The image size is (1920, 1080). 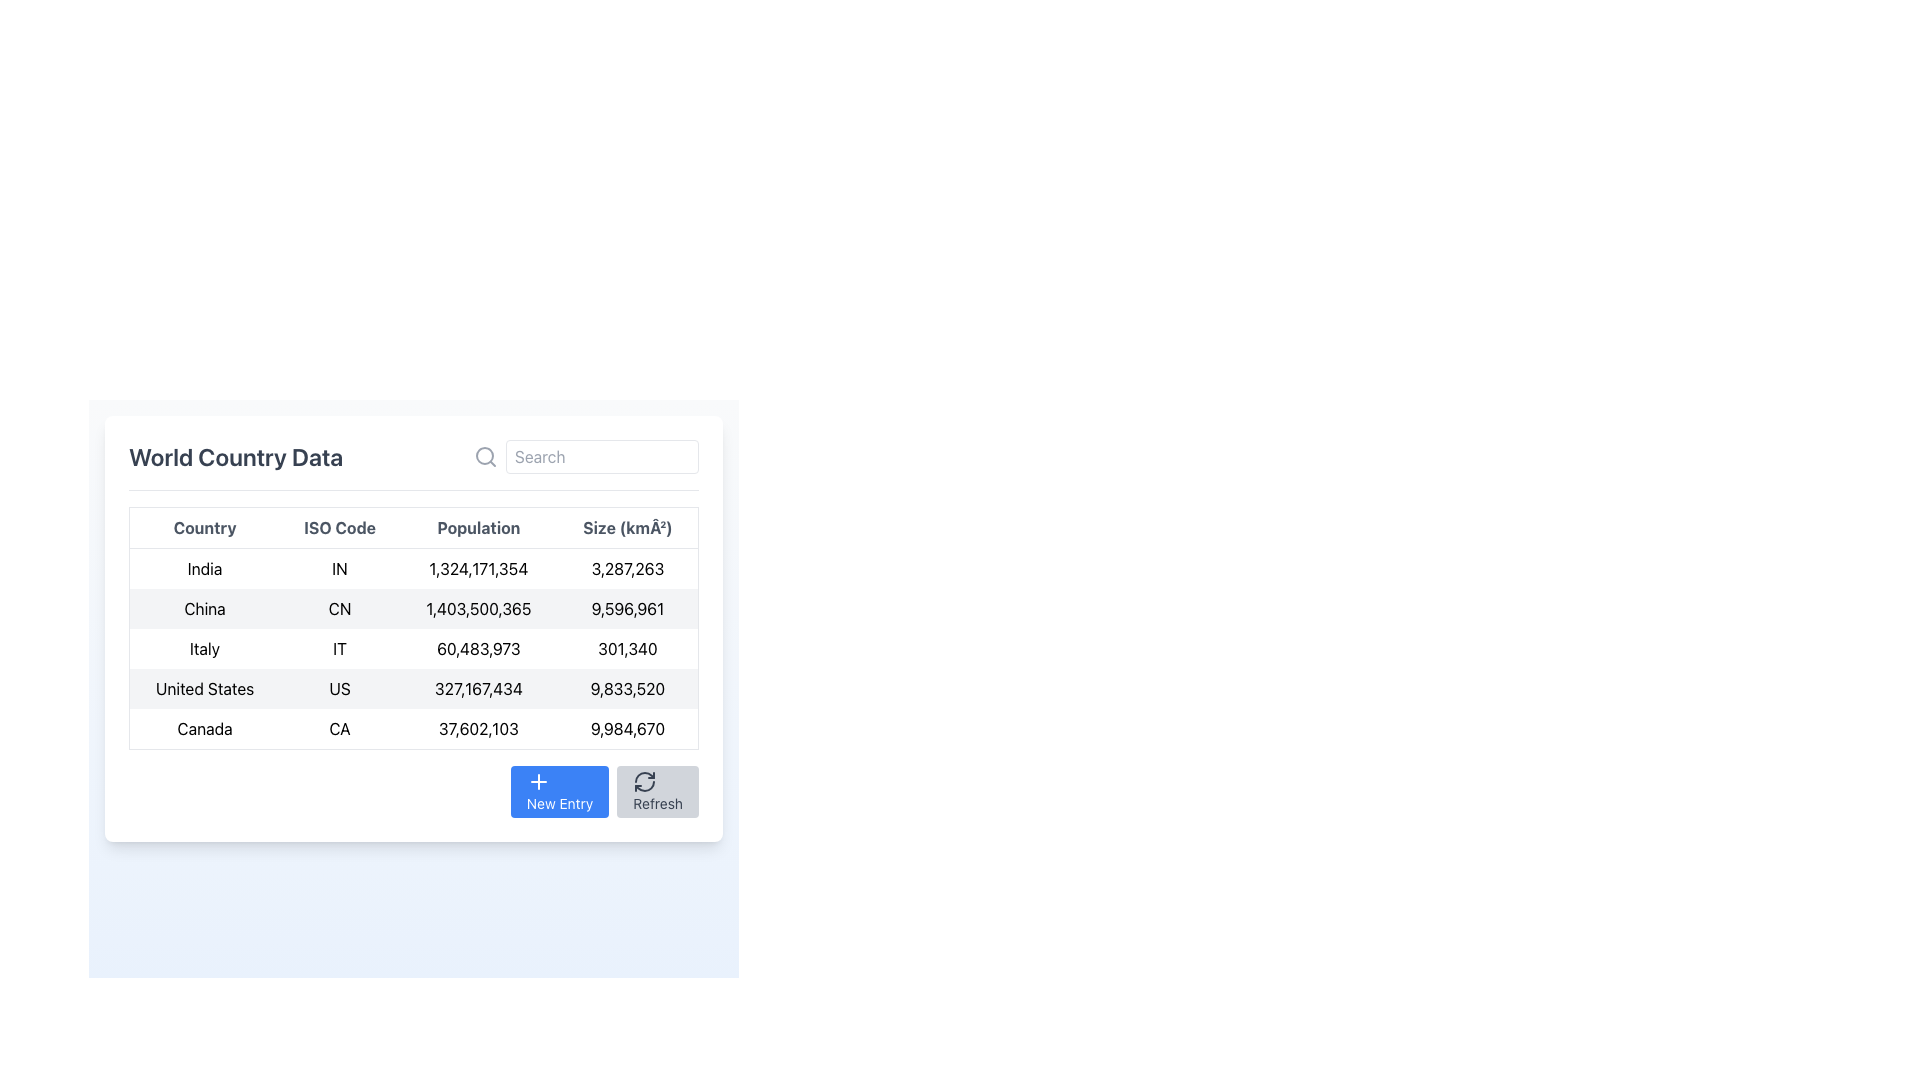 What do you see at coordinates (477, 568) in the screenshot?
I see `the Text Display element that shows the population of 'India' in the 'World Country Data' table, specifically located in the third column of the first row under the 'Population' heading` at bounding box center [477, 568].